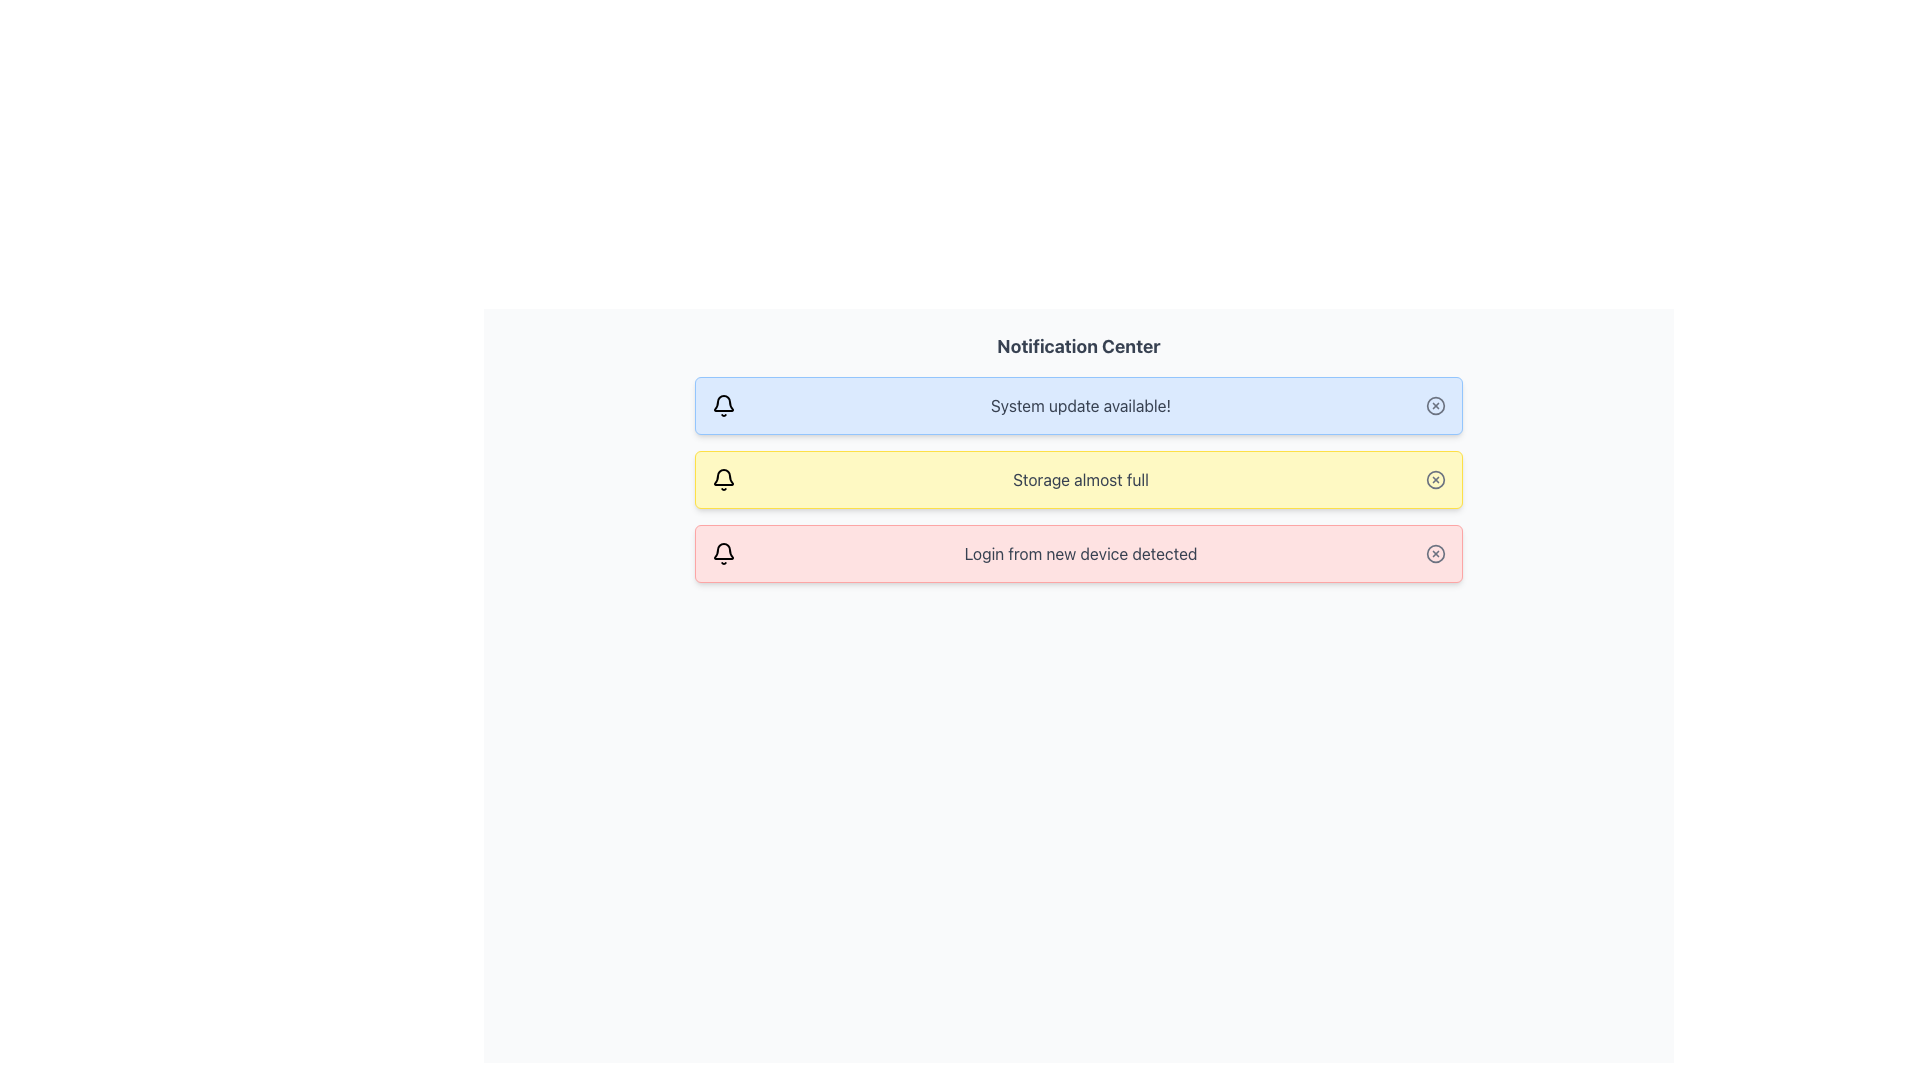  What do you see at coordinates (1434, 554) in the screenshot?
I see `the small circular button with a gray border and 'X' mark located in the bottom-most notification card labeled 'Login from new device detected'` at bounding box center [1434, 554].